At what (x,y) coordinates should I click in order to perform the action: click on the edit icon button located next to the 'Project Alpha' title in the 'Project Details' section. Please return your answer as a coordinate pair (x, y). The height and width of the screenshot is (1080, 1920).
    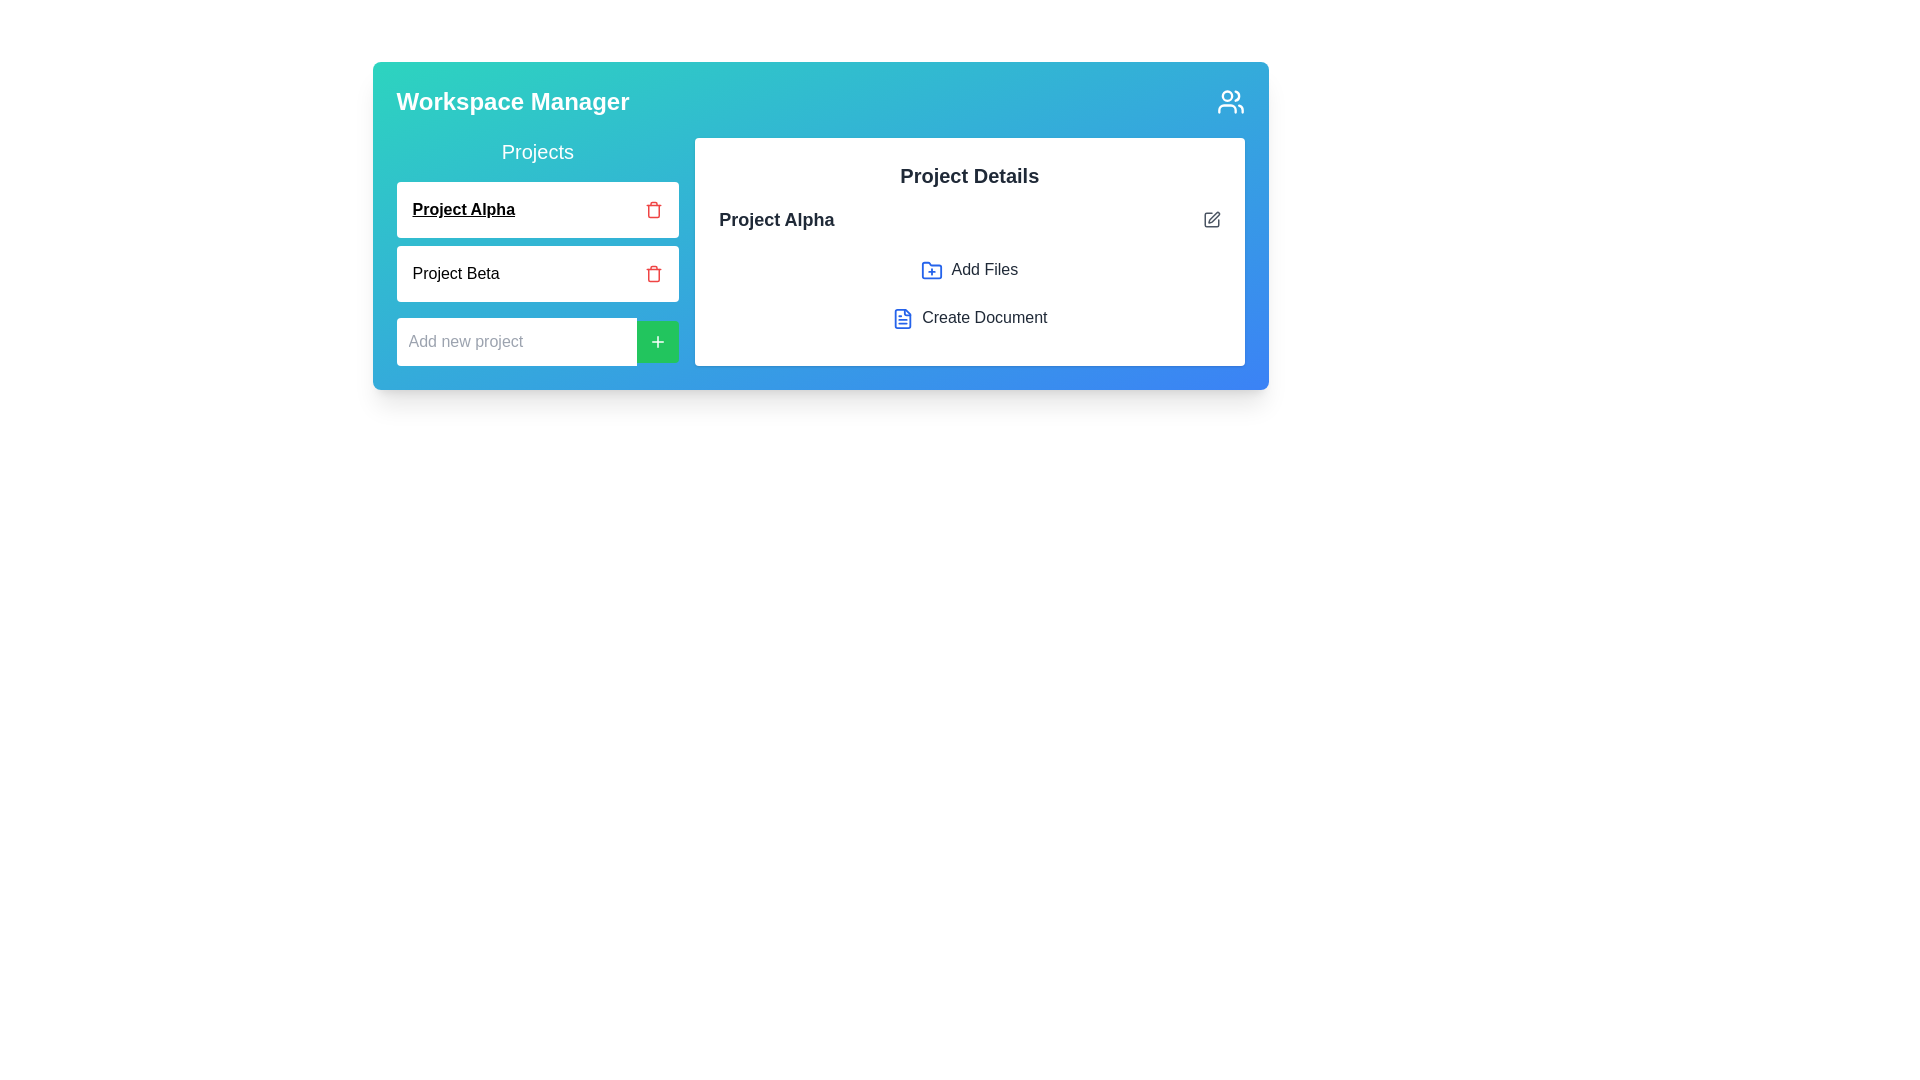
    Looking at the image, I should click on (1210, 219).